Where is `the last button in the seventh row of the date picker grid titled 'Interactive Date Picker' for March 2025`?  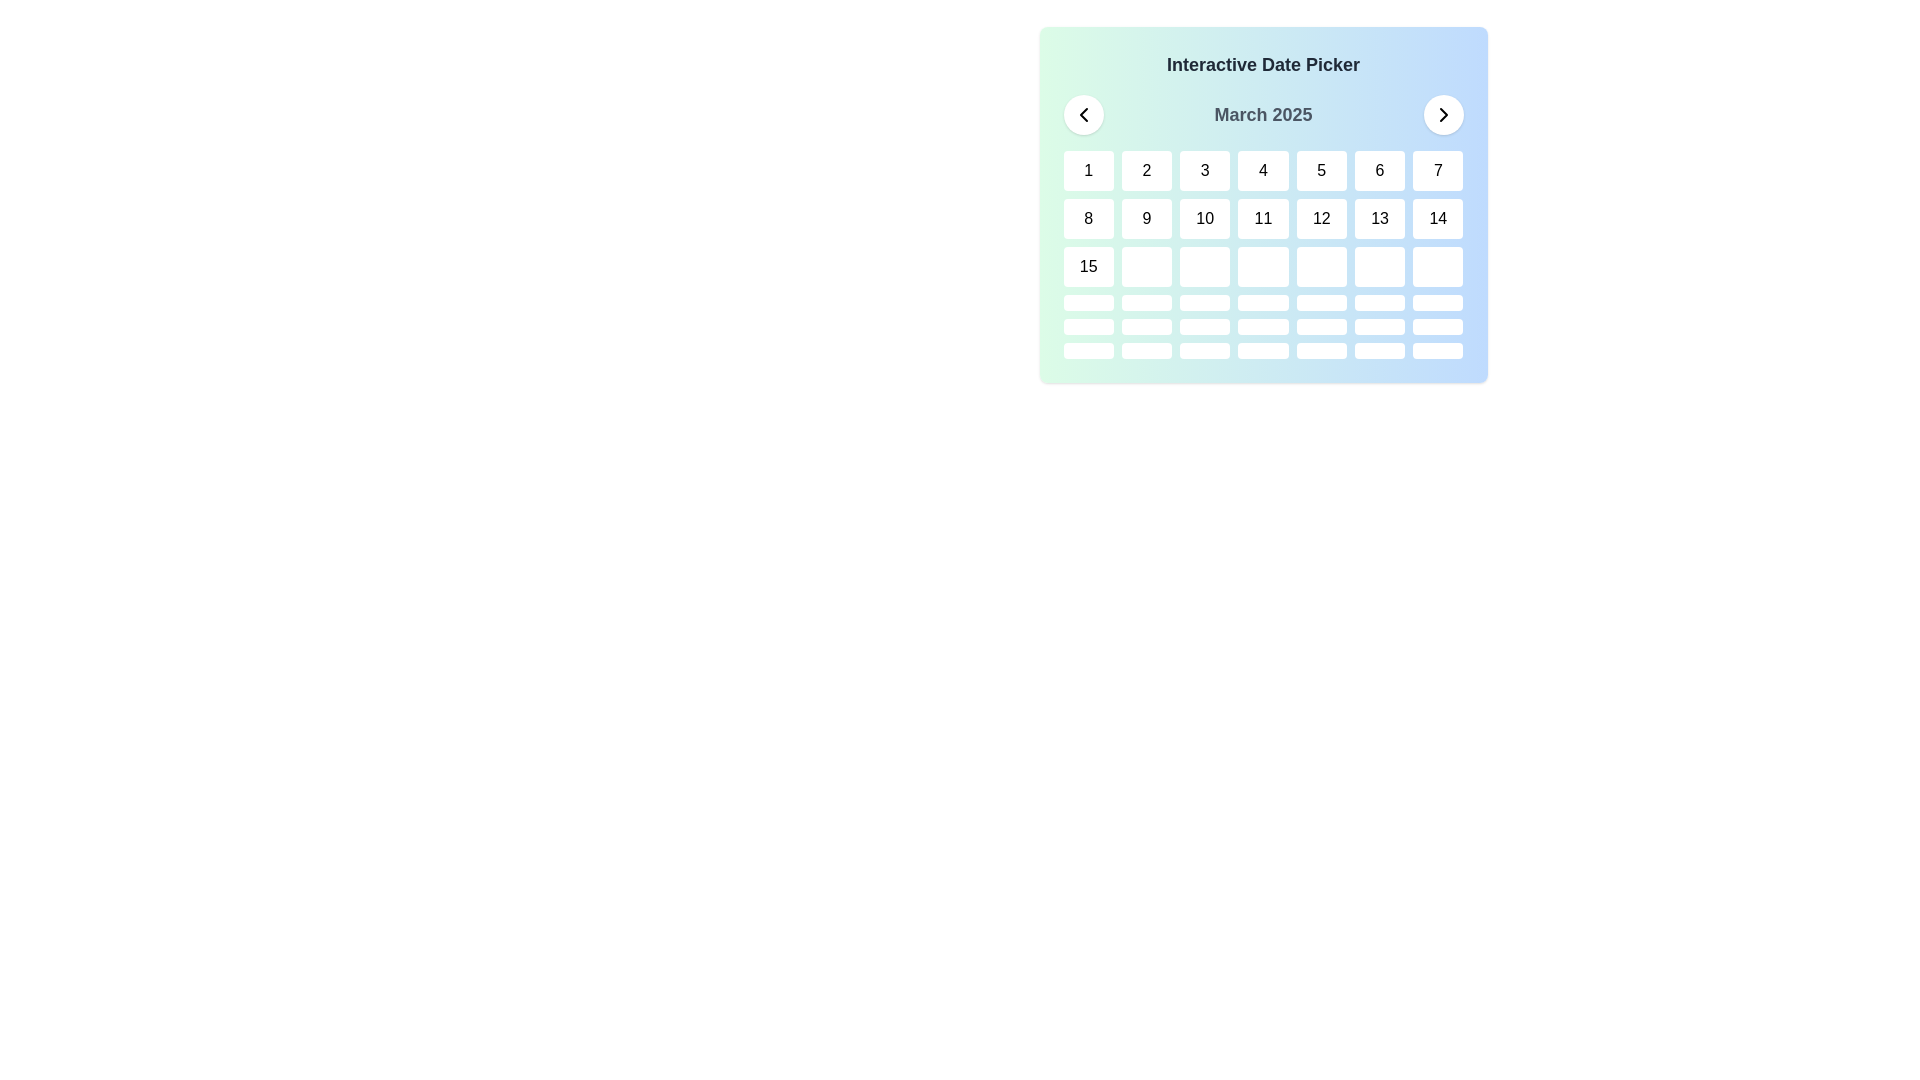 the last button in the seventh row of the date picker grid titled 'Interactive Date Picker' for March 2025 is located at coordinates (1437, 350).